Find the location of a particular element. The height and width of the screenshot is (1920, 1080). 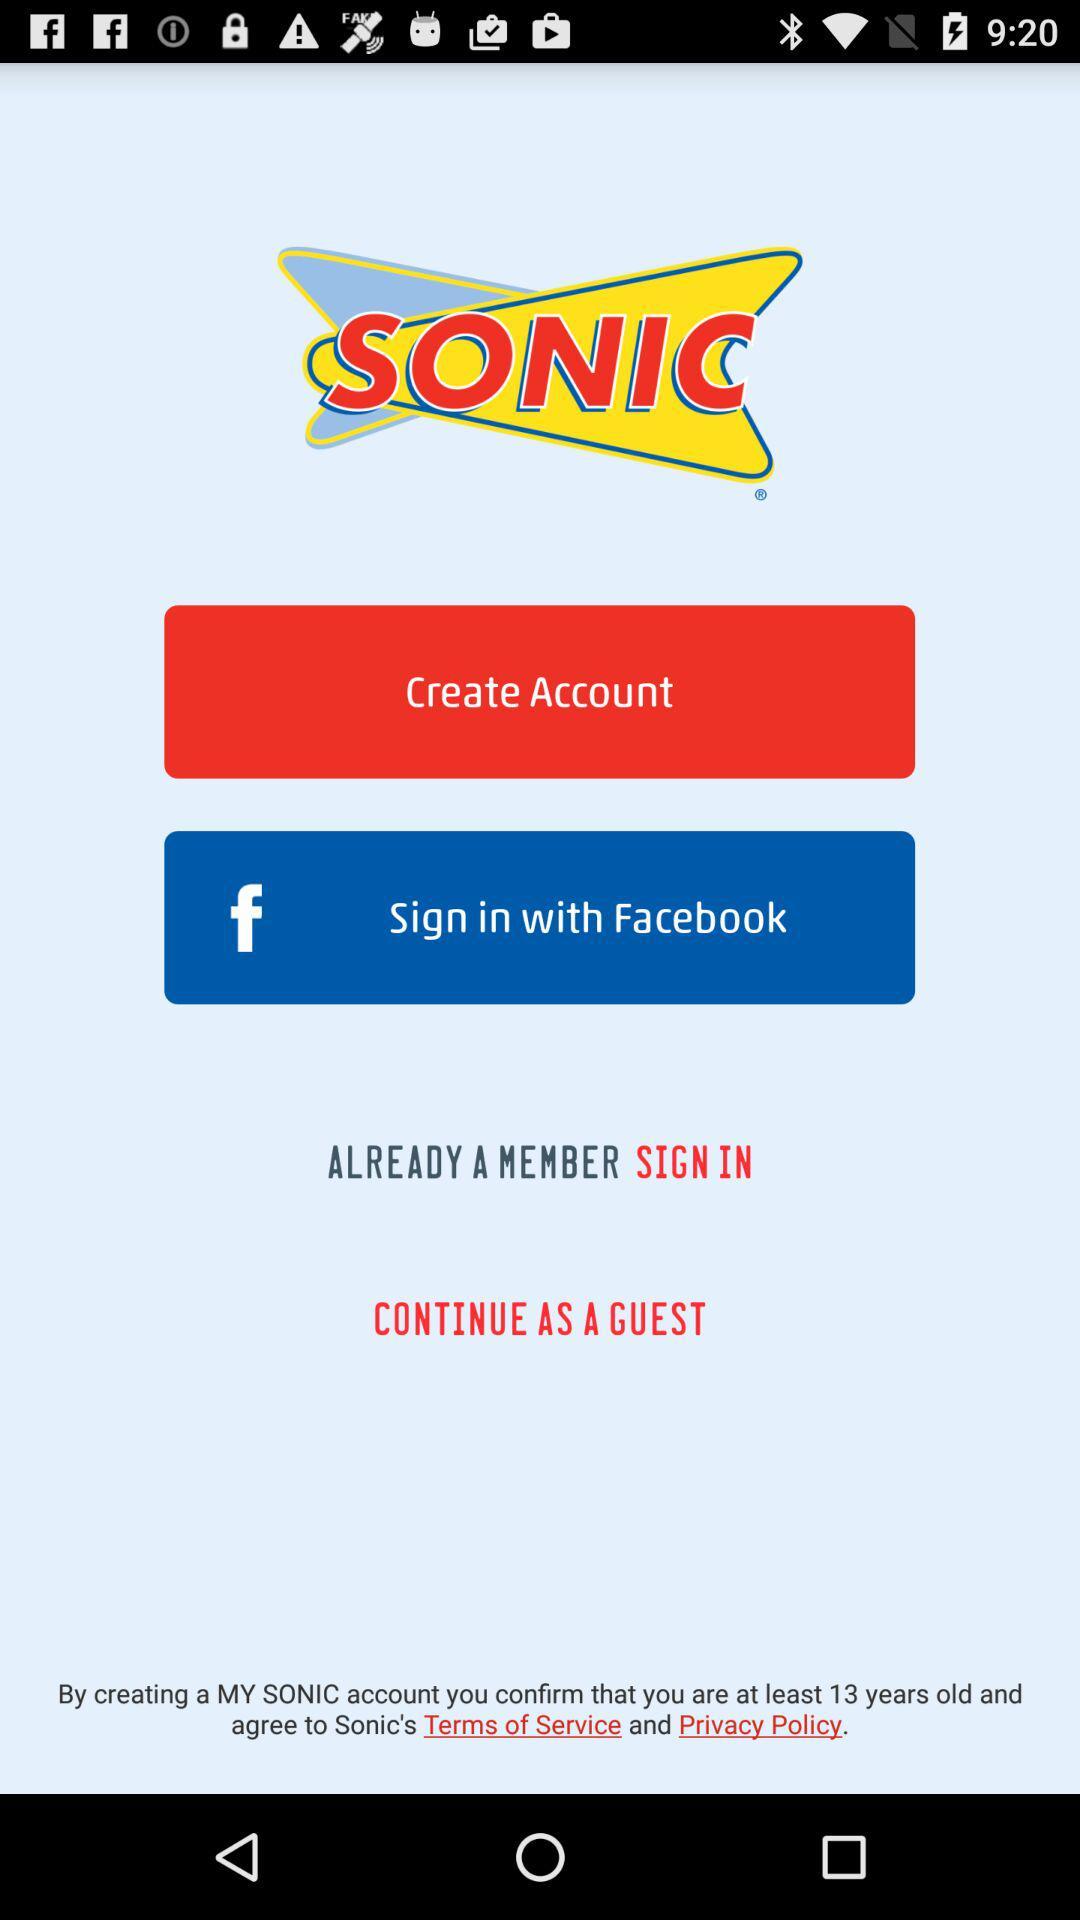

by creating a app is located at coordinates (540, 1707).